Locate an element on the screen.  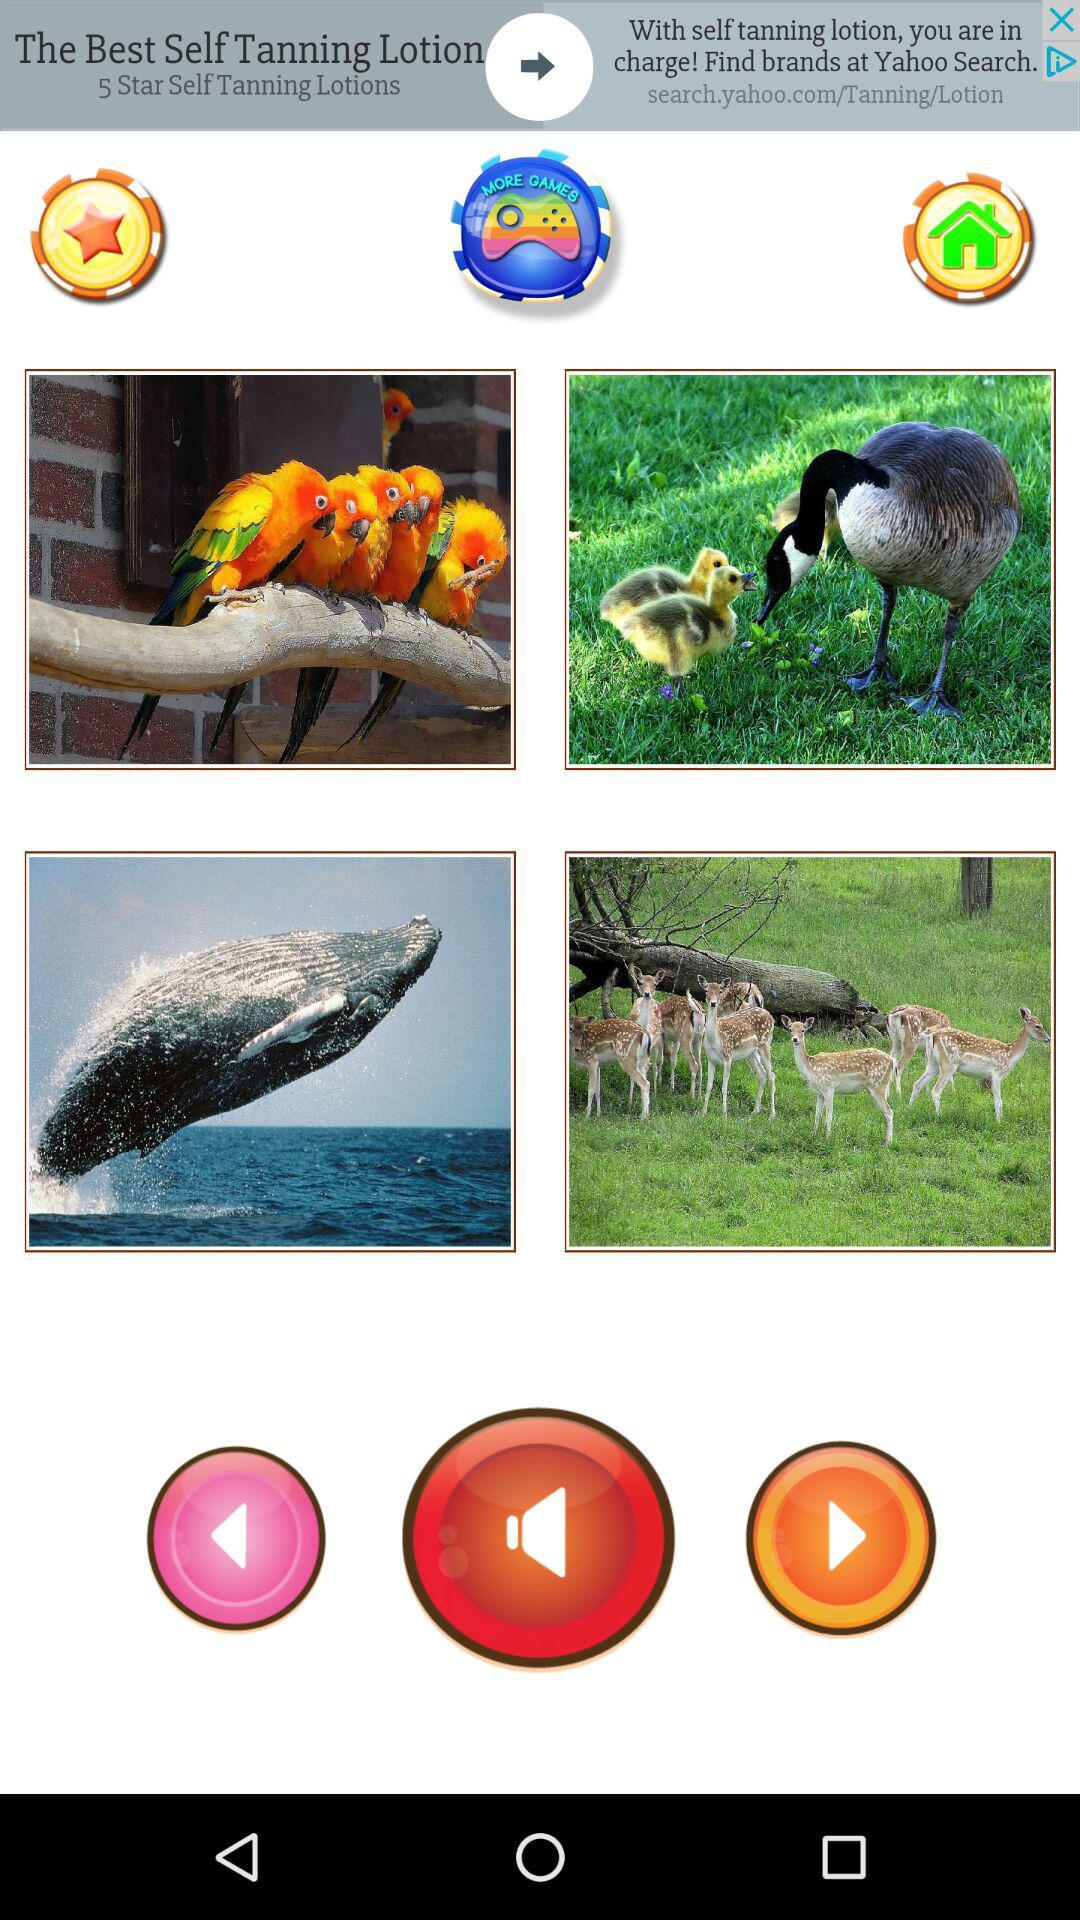
listen to audio is located at coordinates (810, 1050).